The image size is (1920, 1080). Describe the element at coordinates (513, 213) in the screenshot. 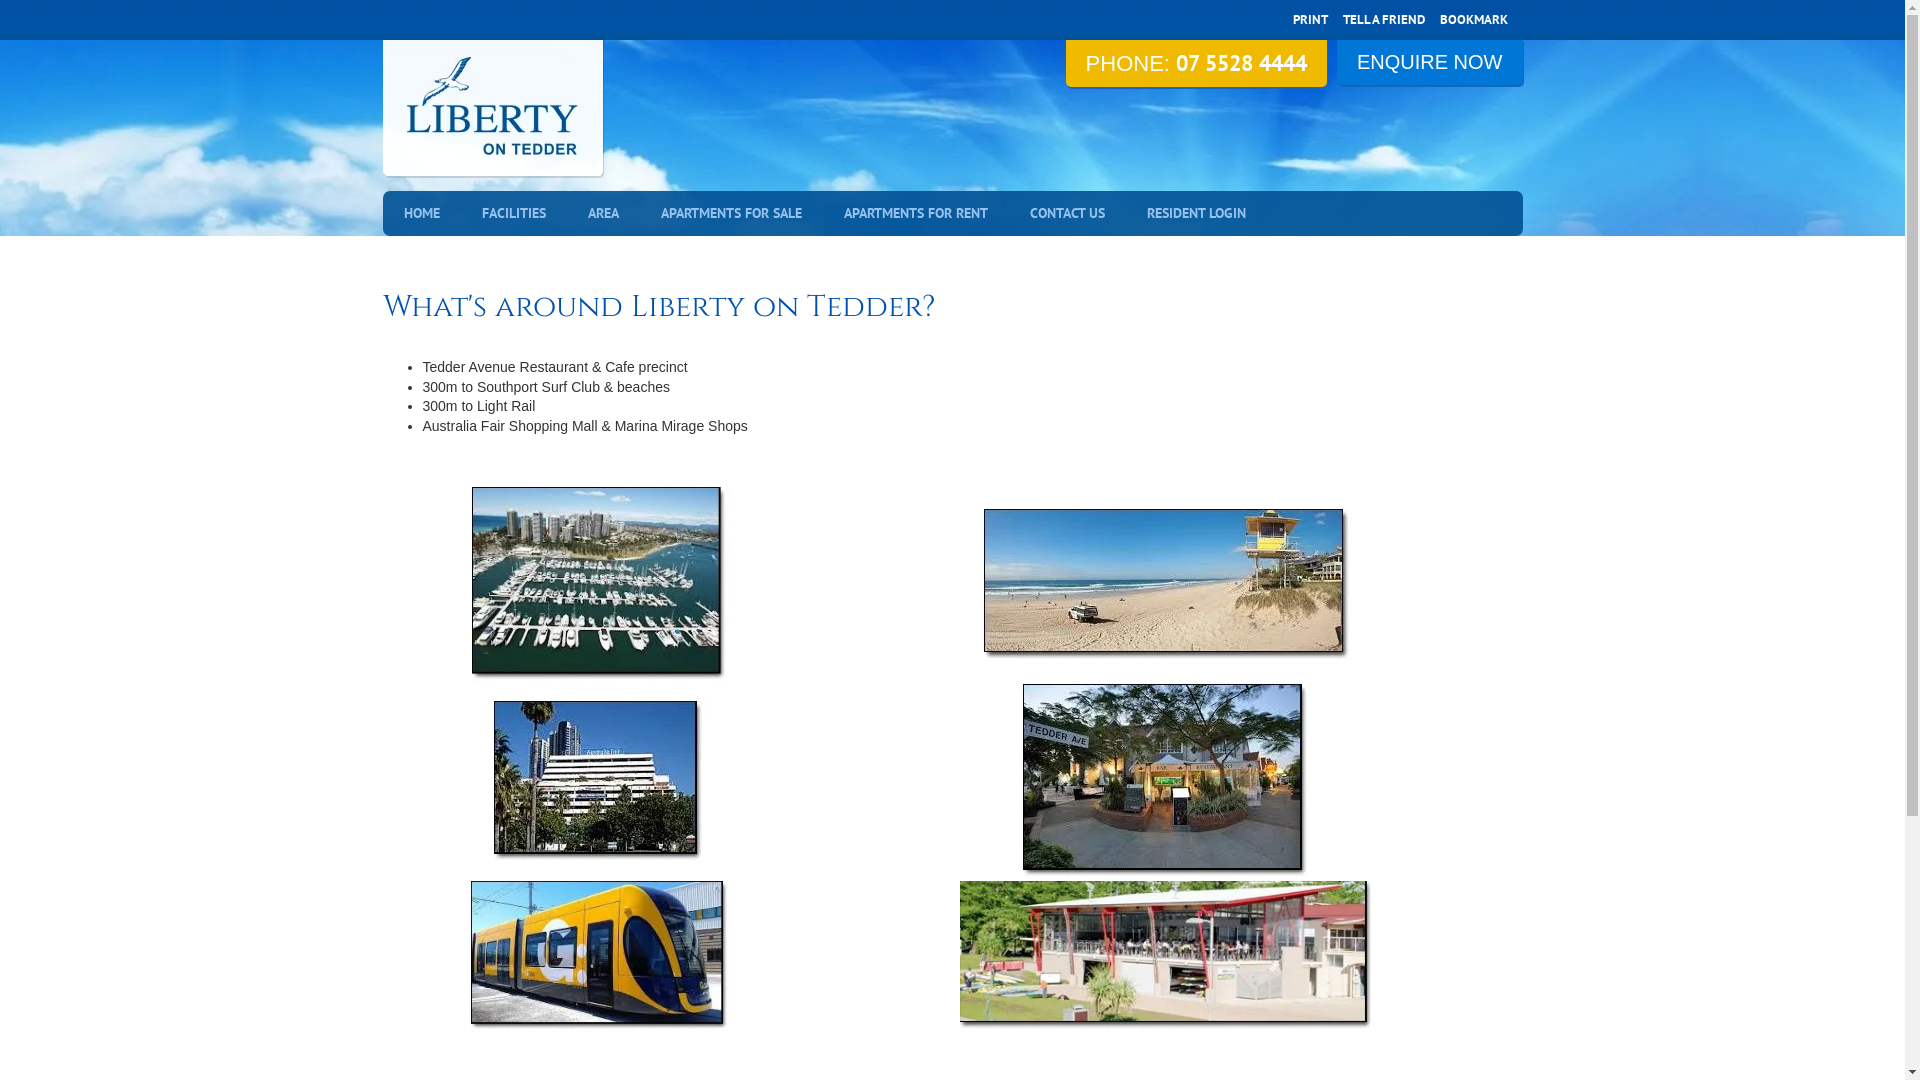

I see `'FACILITIES'` at that location.